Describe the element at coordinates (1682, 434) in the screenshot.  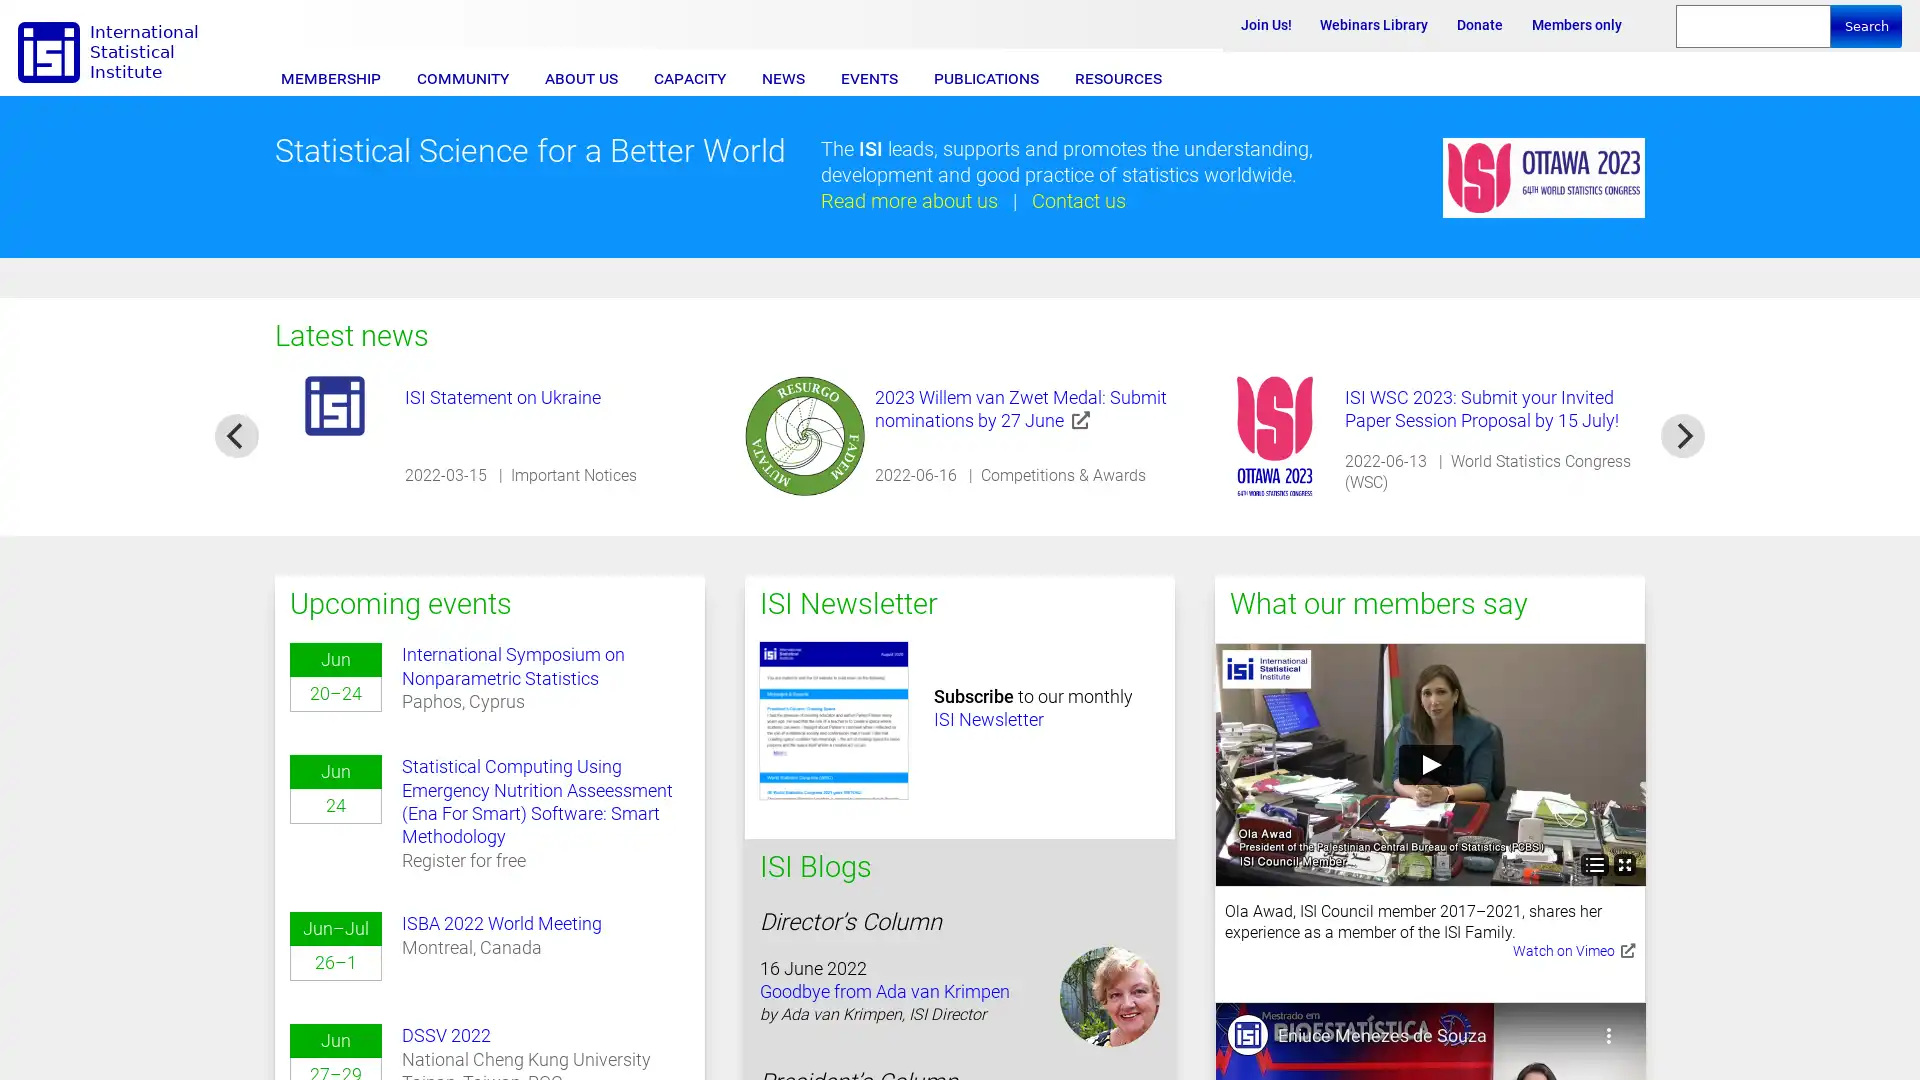
I see `next` at that location.